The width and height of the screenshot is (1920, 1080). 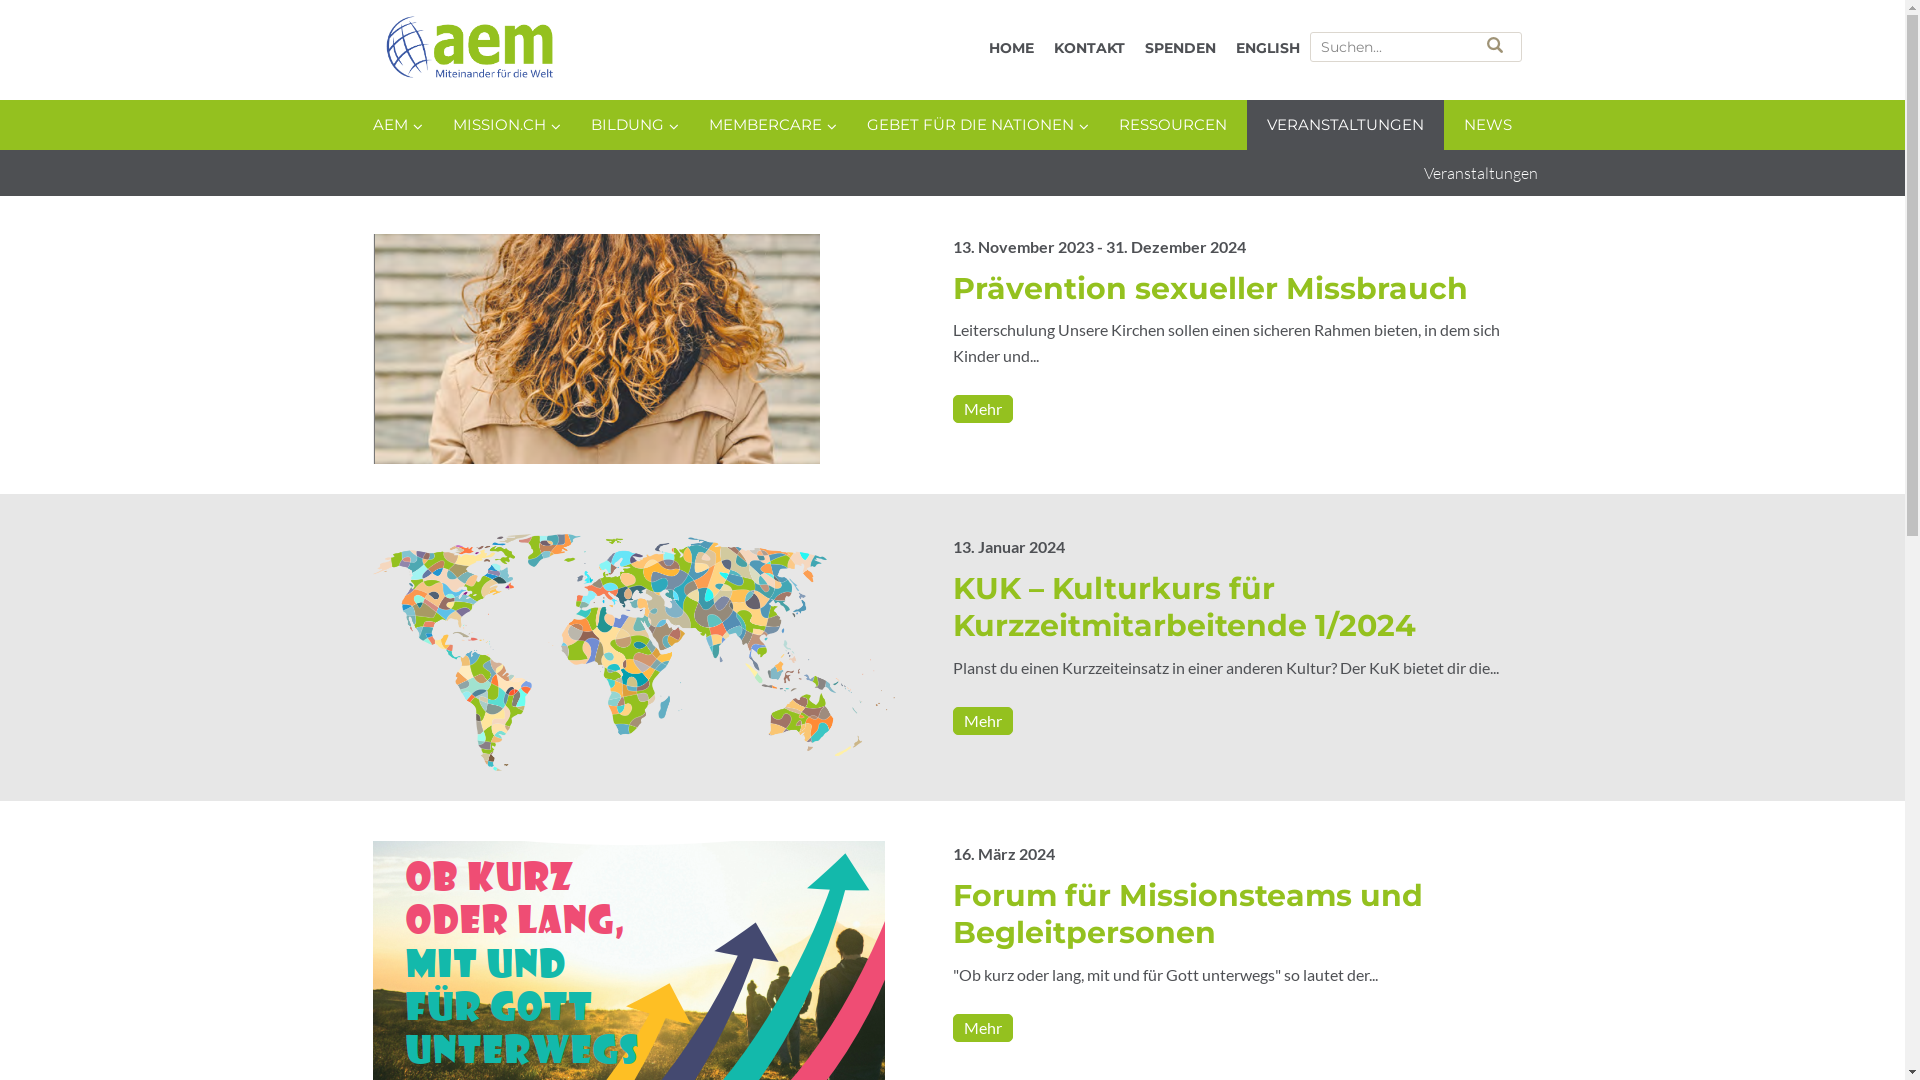 What do you see at coordinates (982, 407) in the screenshot?
I see `'Mehr'` at bounding box center [982, 407].